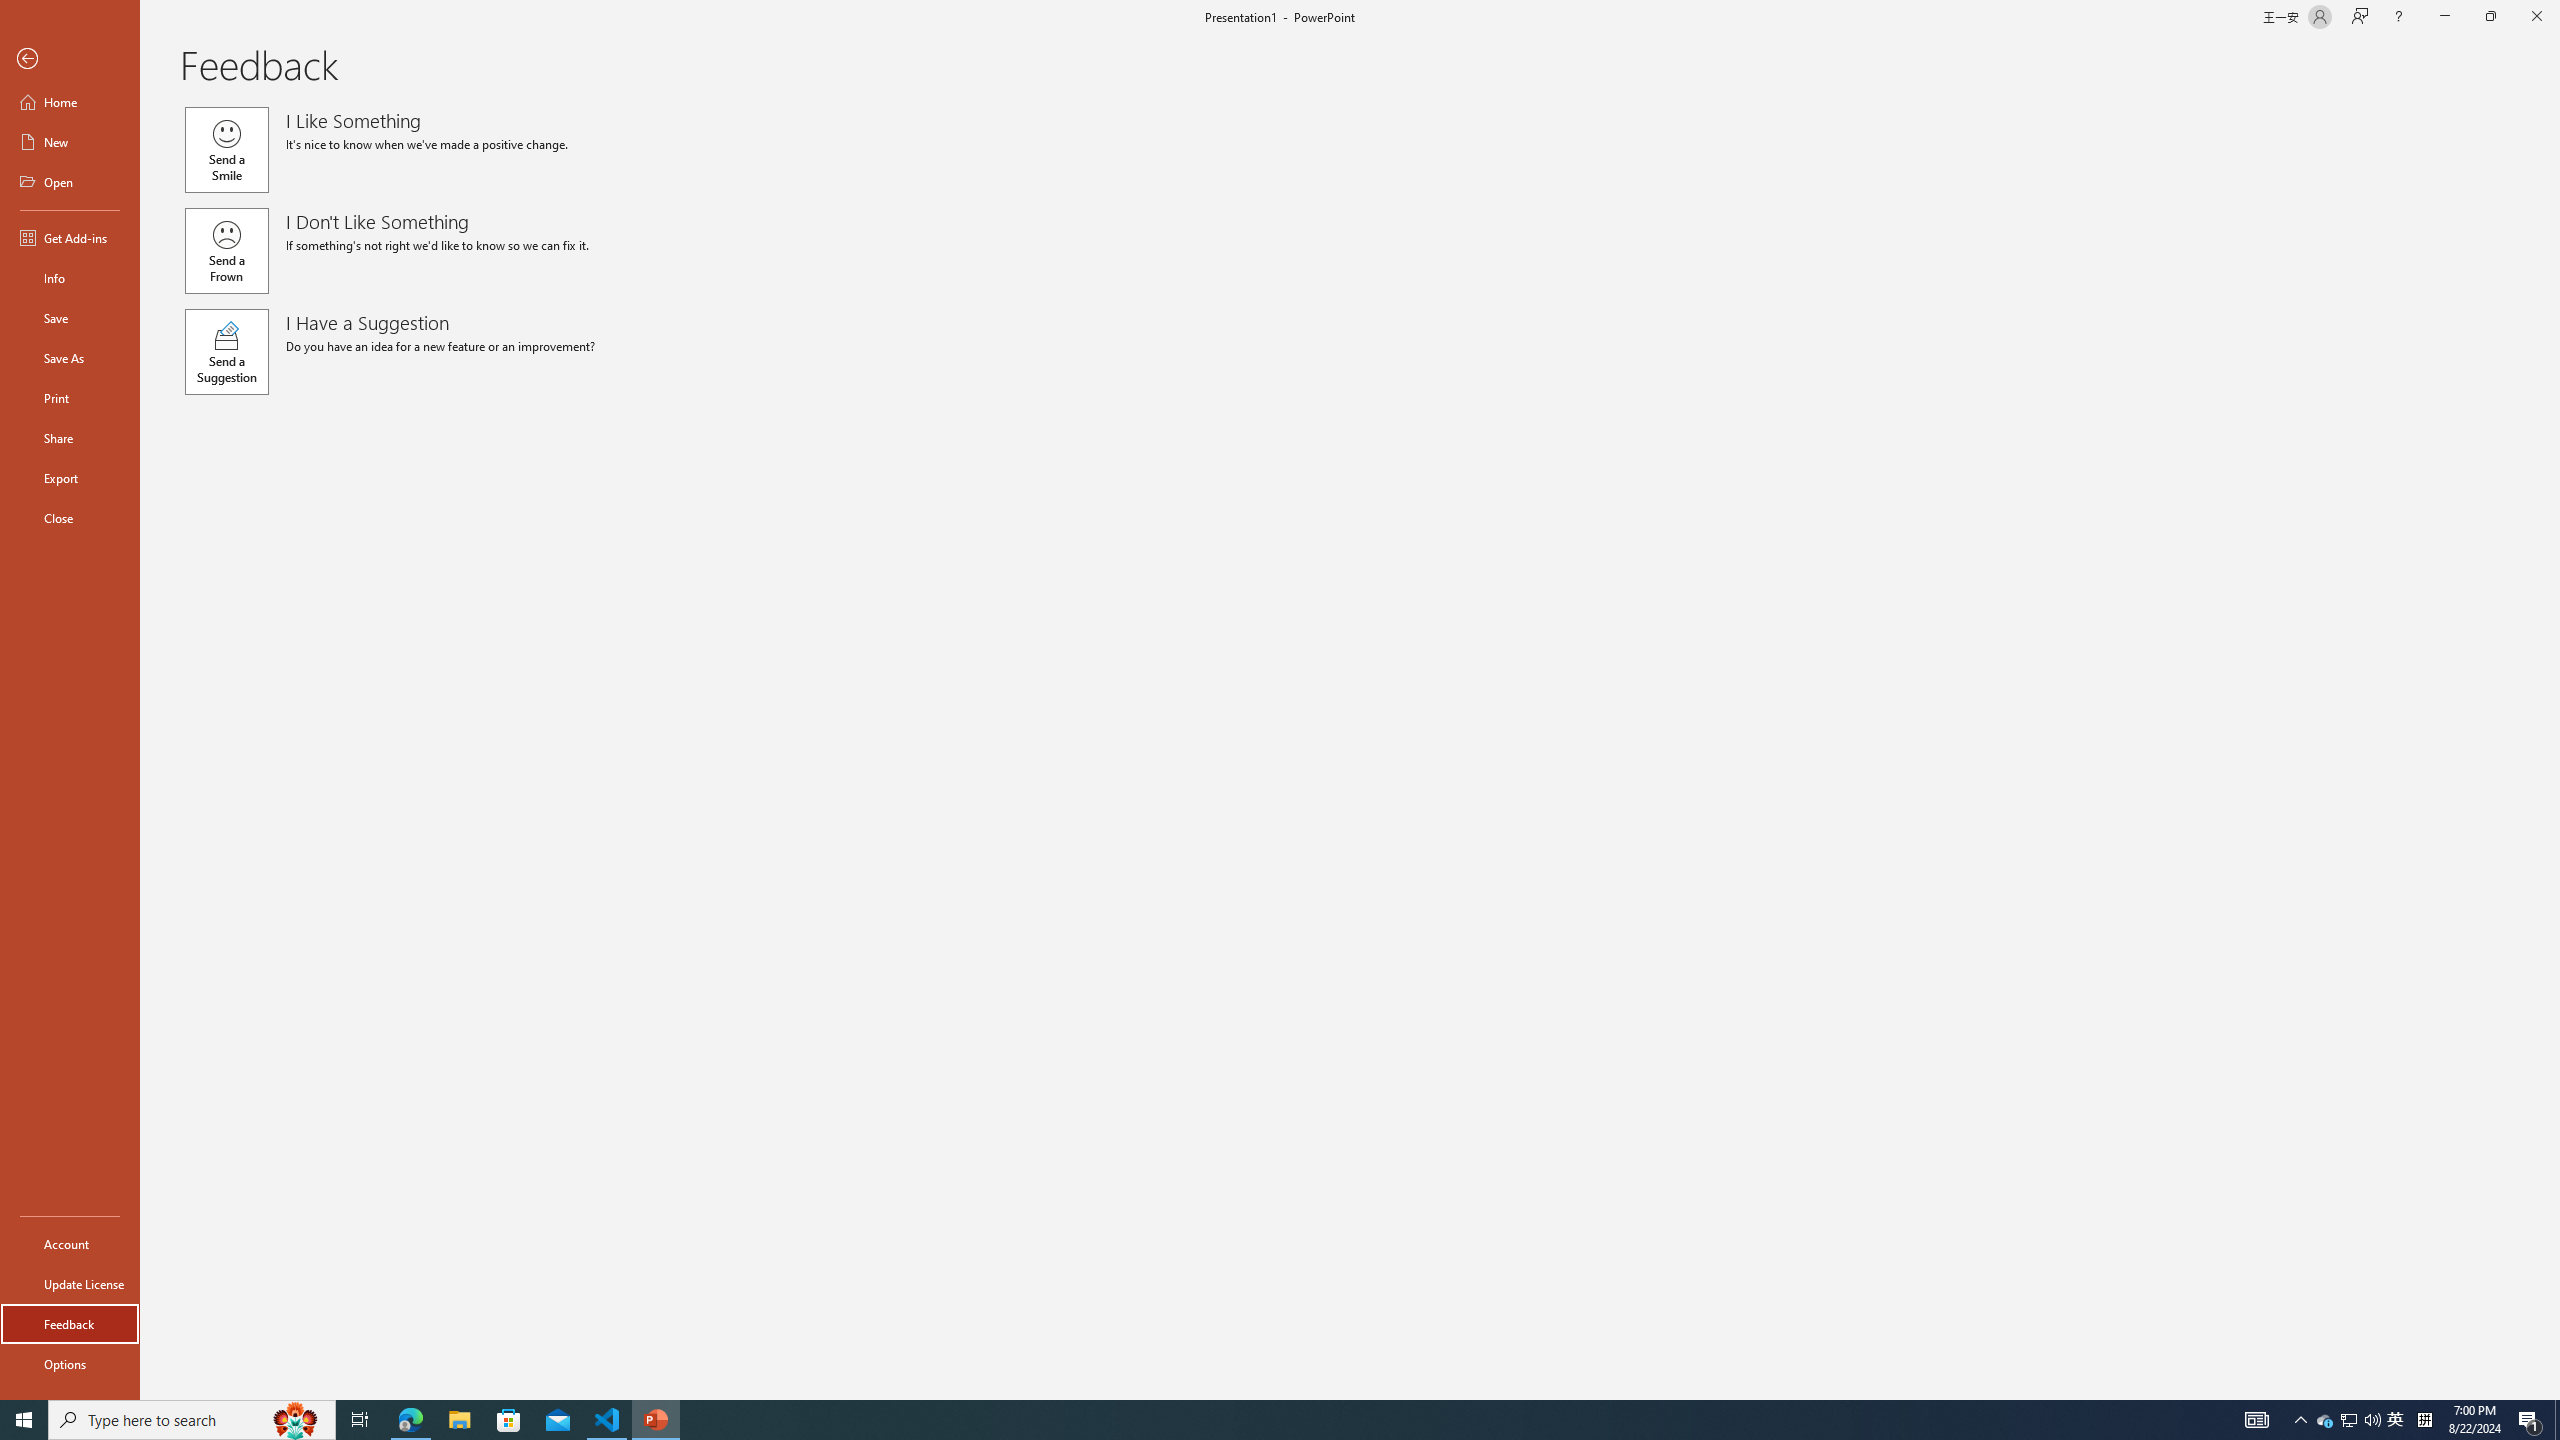 Image resolution: width=2560 pixels, height=1440 pixels. I want to click on 'Export', so click(69, 478).